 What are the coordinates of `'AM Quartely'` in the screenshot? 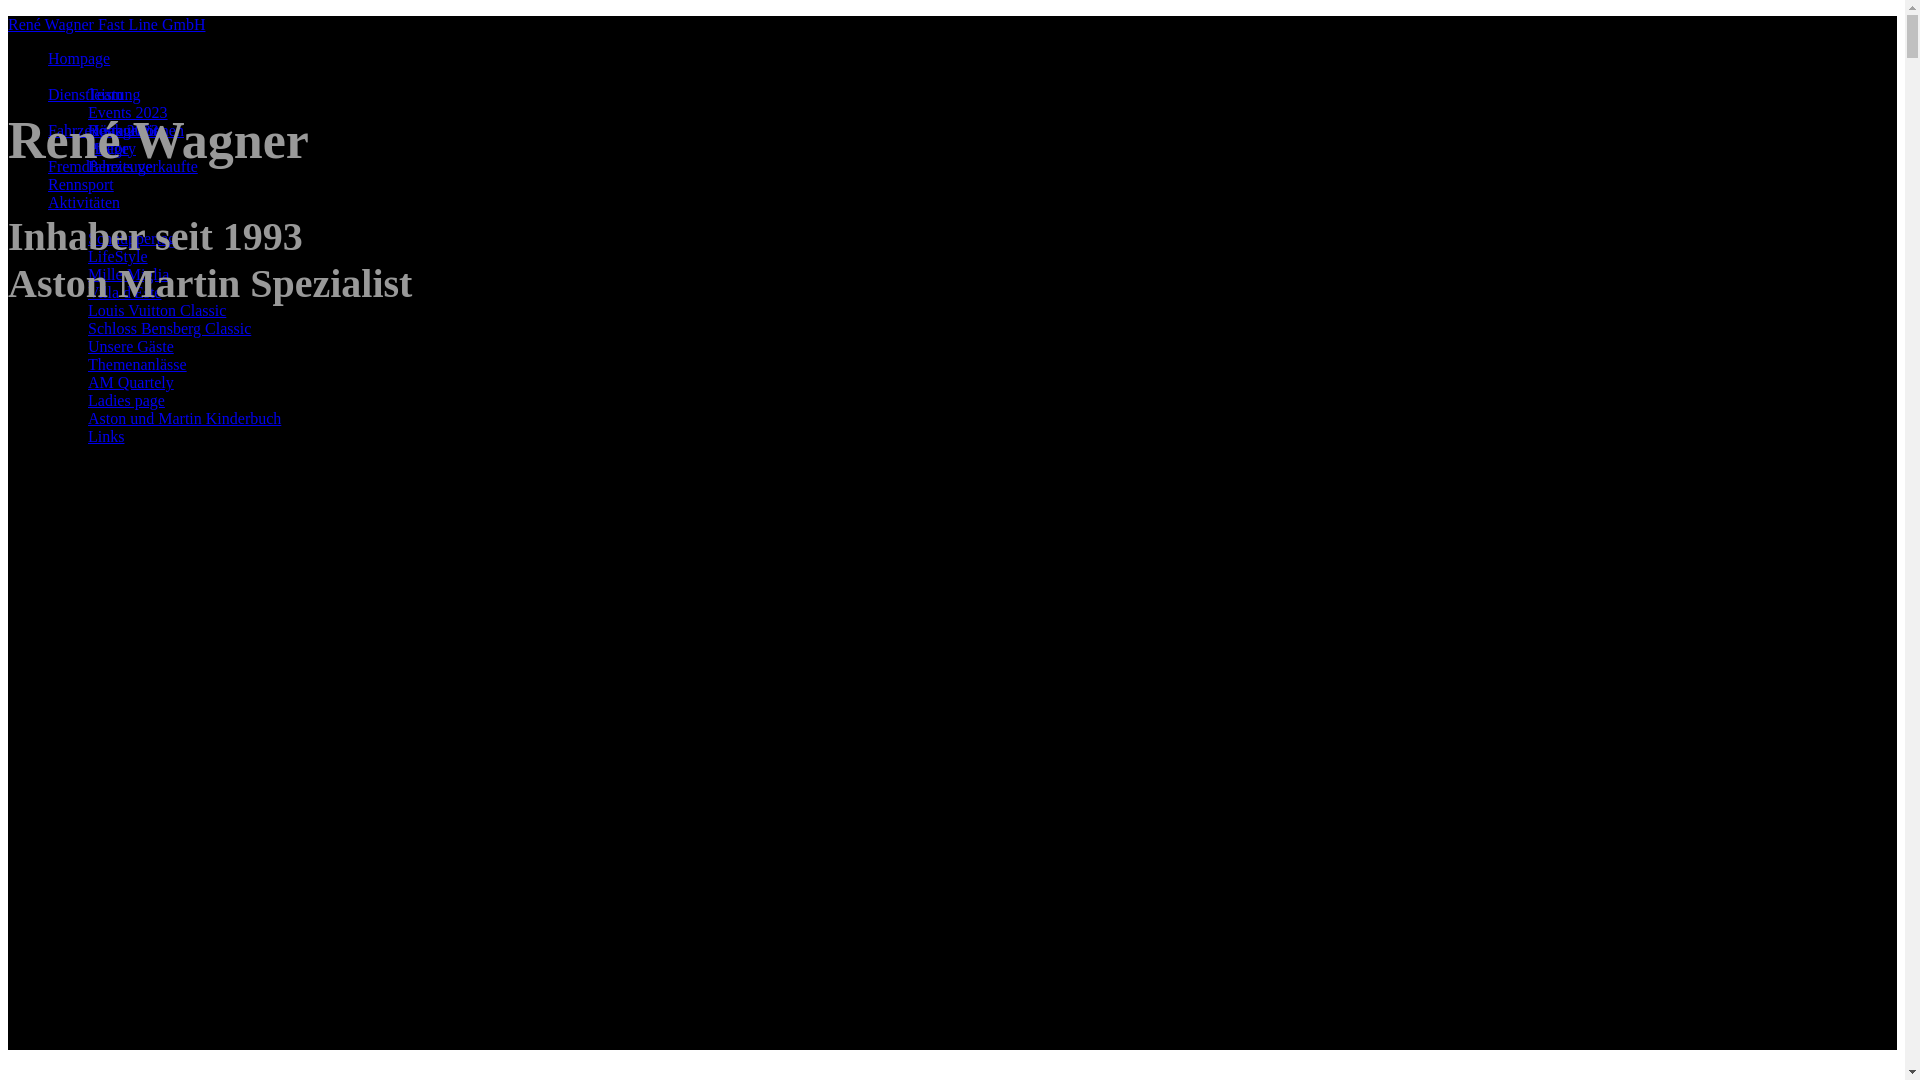 It's located at (86, 382).